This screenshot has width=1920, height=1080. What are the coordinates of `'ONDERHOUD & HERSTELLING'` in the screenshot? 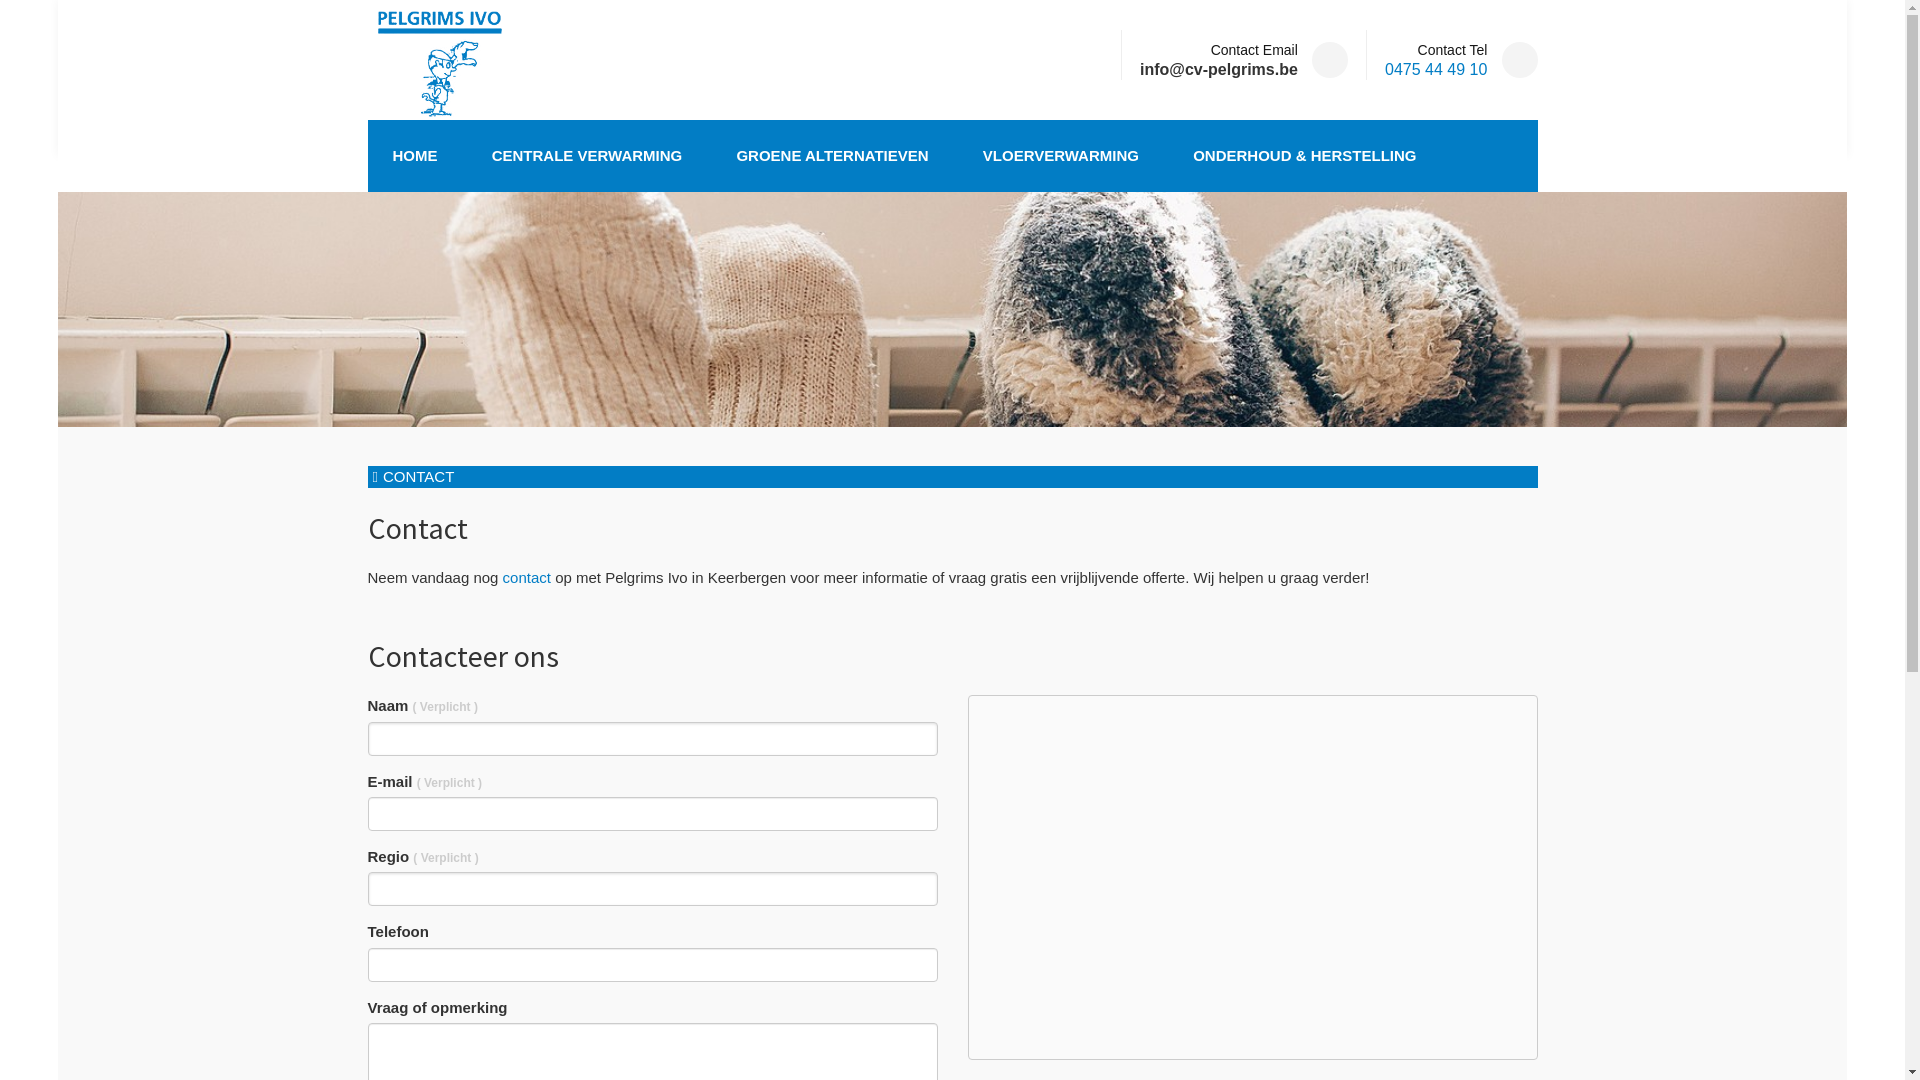 It's located at (1304, 154).